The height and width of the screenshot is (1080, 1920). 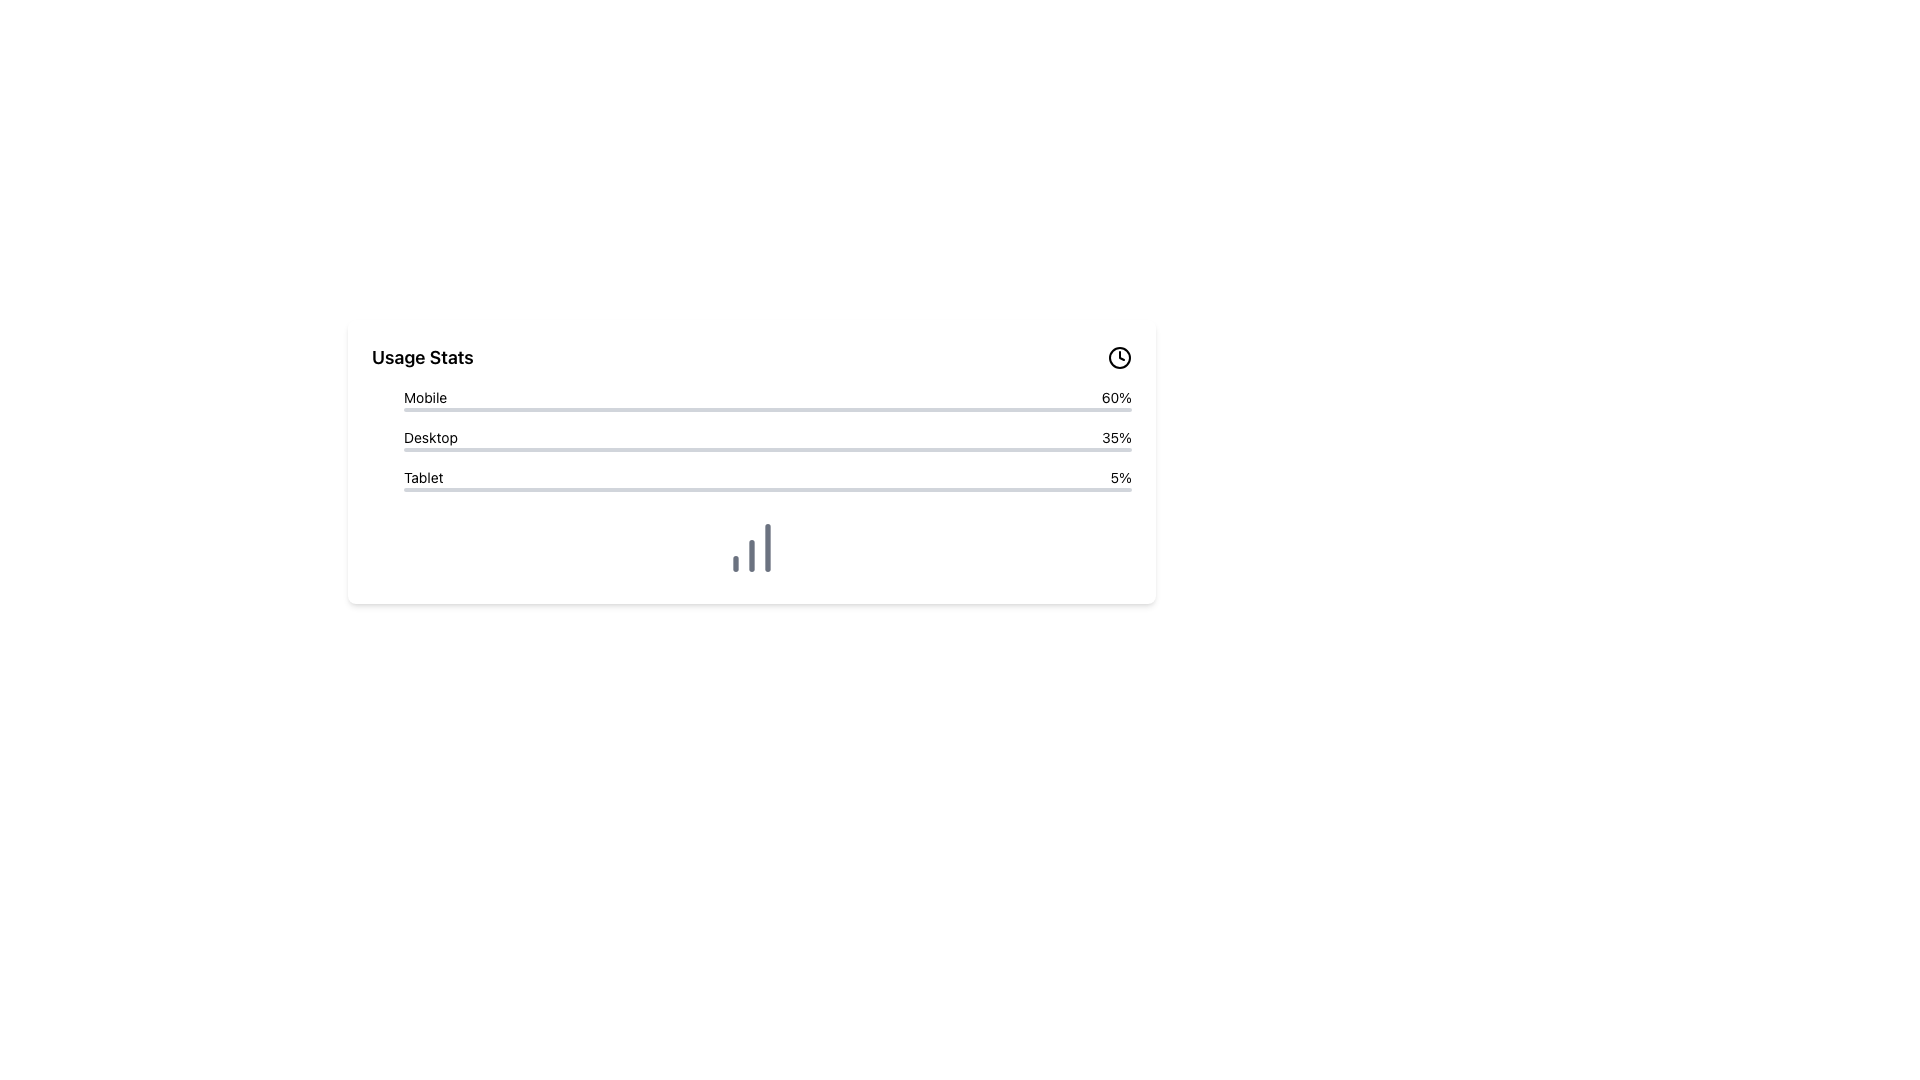 What do you see at coordinates (751, 400) in the screenshot?
I see `the progress bar that visually represents the data usage statistics for mobile devices, indicating 60% of the total usage, located at the top of the vertical list under 'Usage Stats'` at bounding box center [751, 400].